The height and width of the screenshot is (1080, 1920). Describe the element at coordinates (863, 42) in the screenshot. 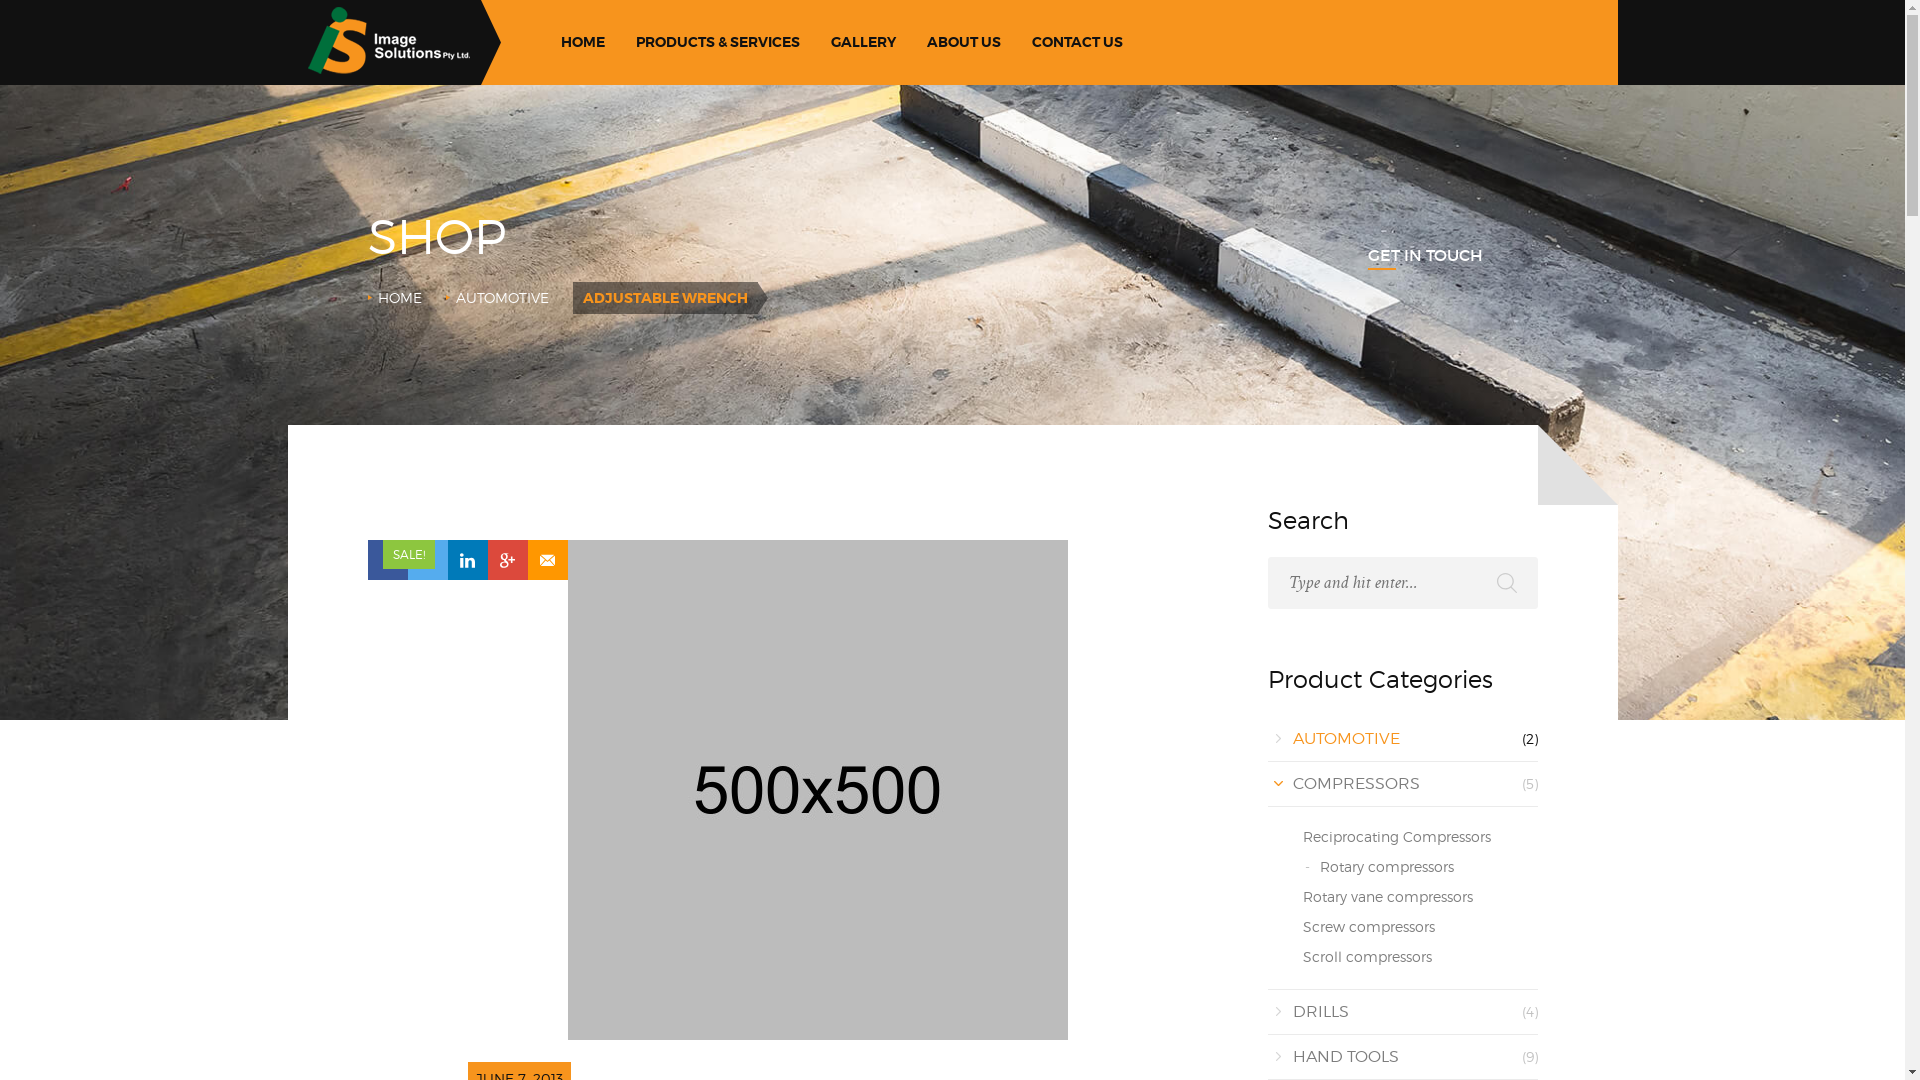

I see `'GALLERY'` at that location.